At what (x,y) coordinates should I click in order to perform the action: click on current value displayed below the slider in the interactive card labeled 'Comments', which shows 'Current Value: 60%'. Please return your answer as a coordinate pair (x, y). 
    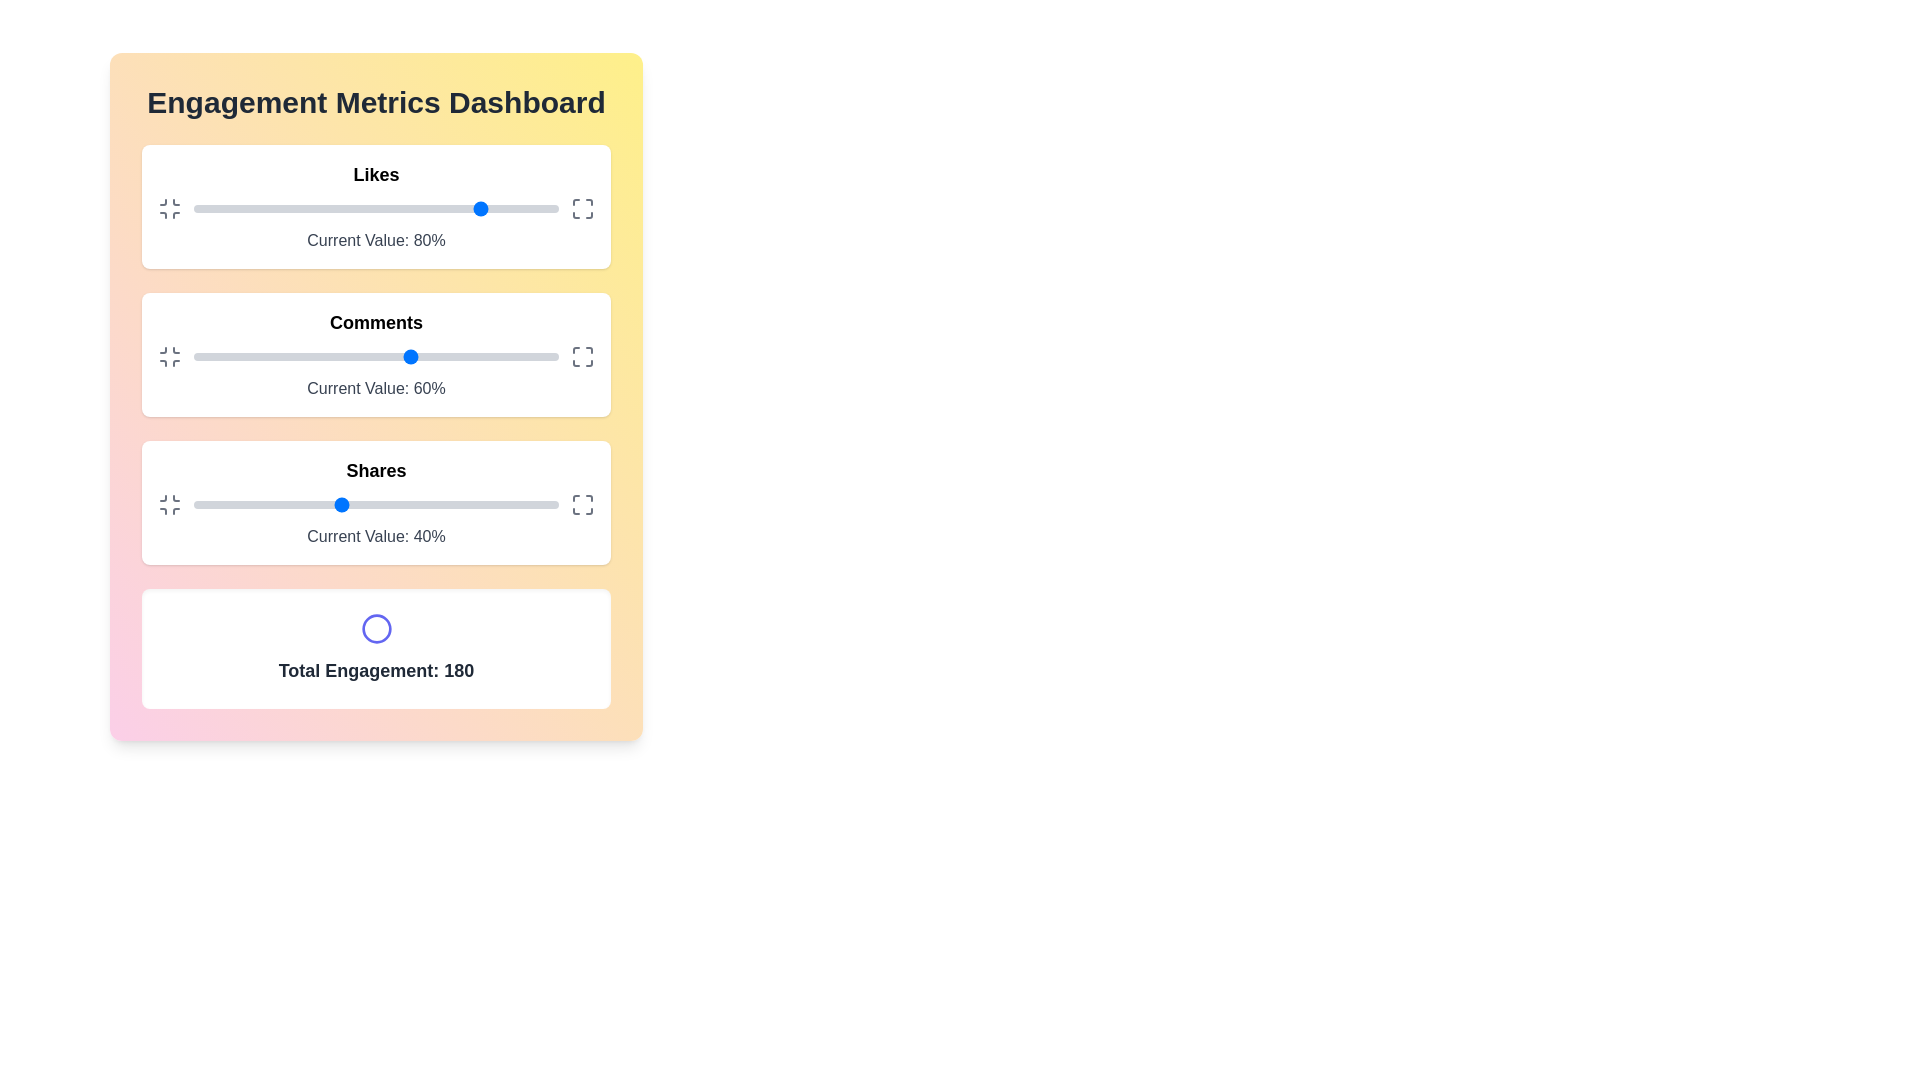
    Looking at the image, I should click on (376, 353).